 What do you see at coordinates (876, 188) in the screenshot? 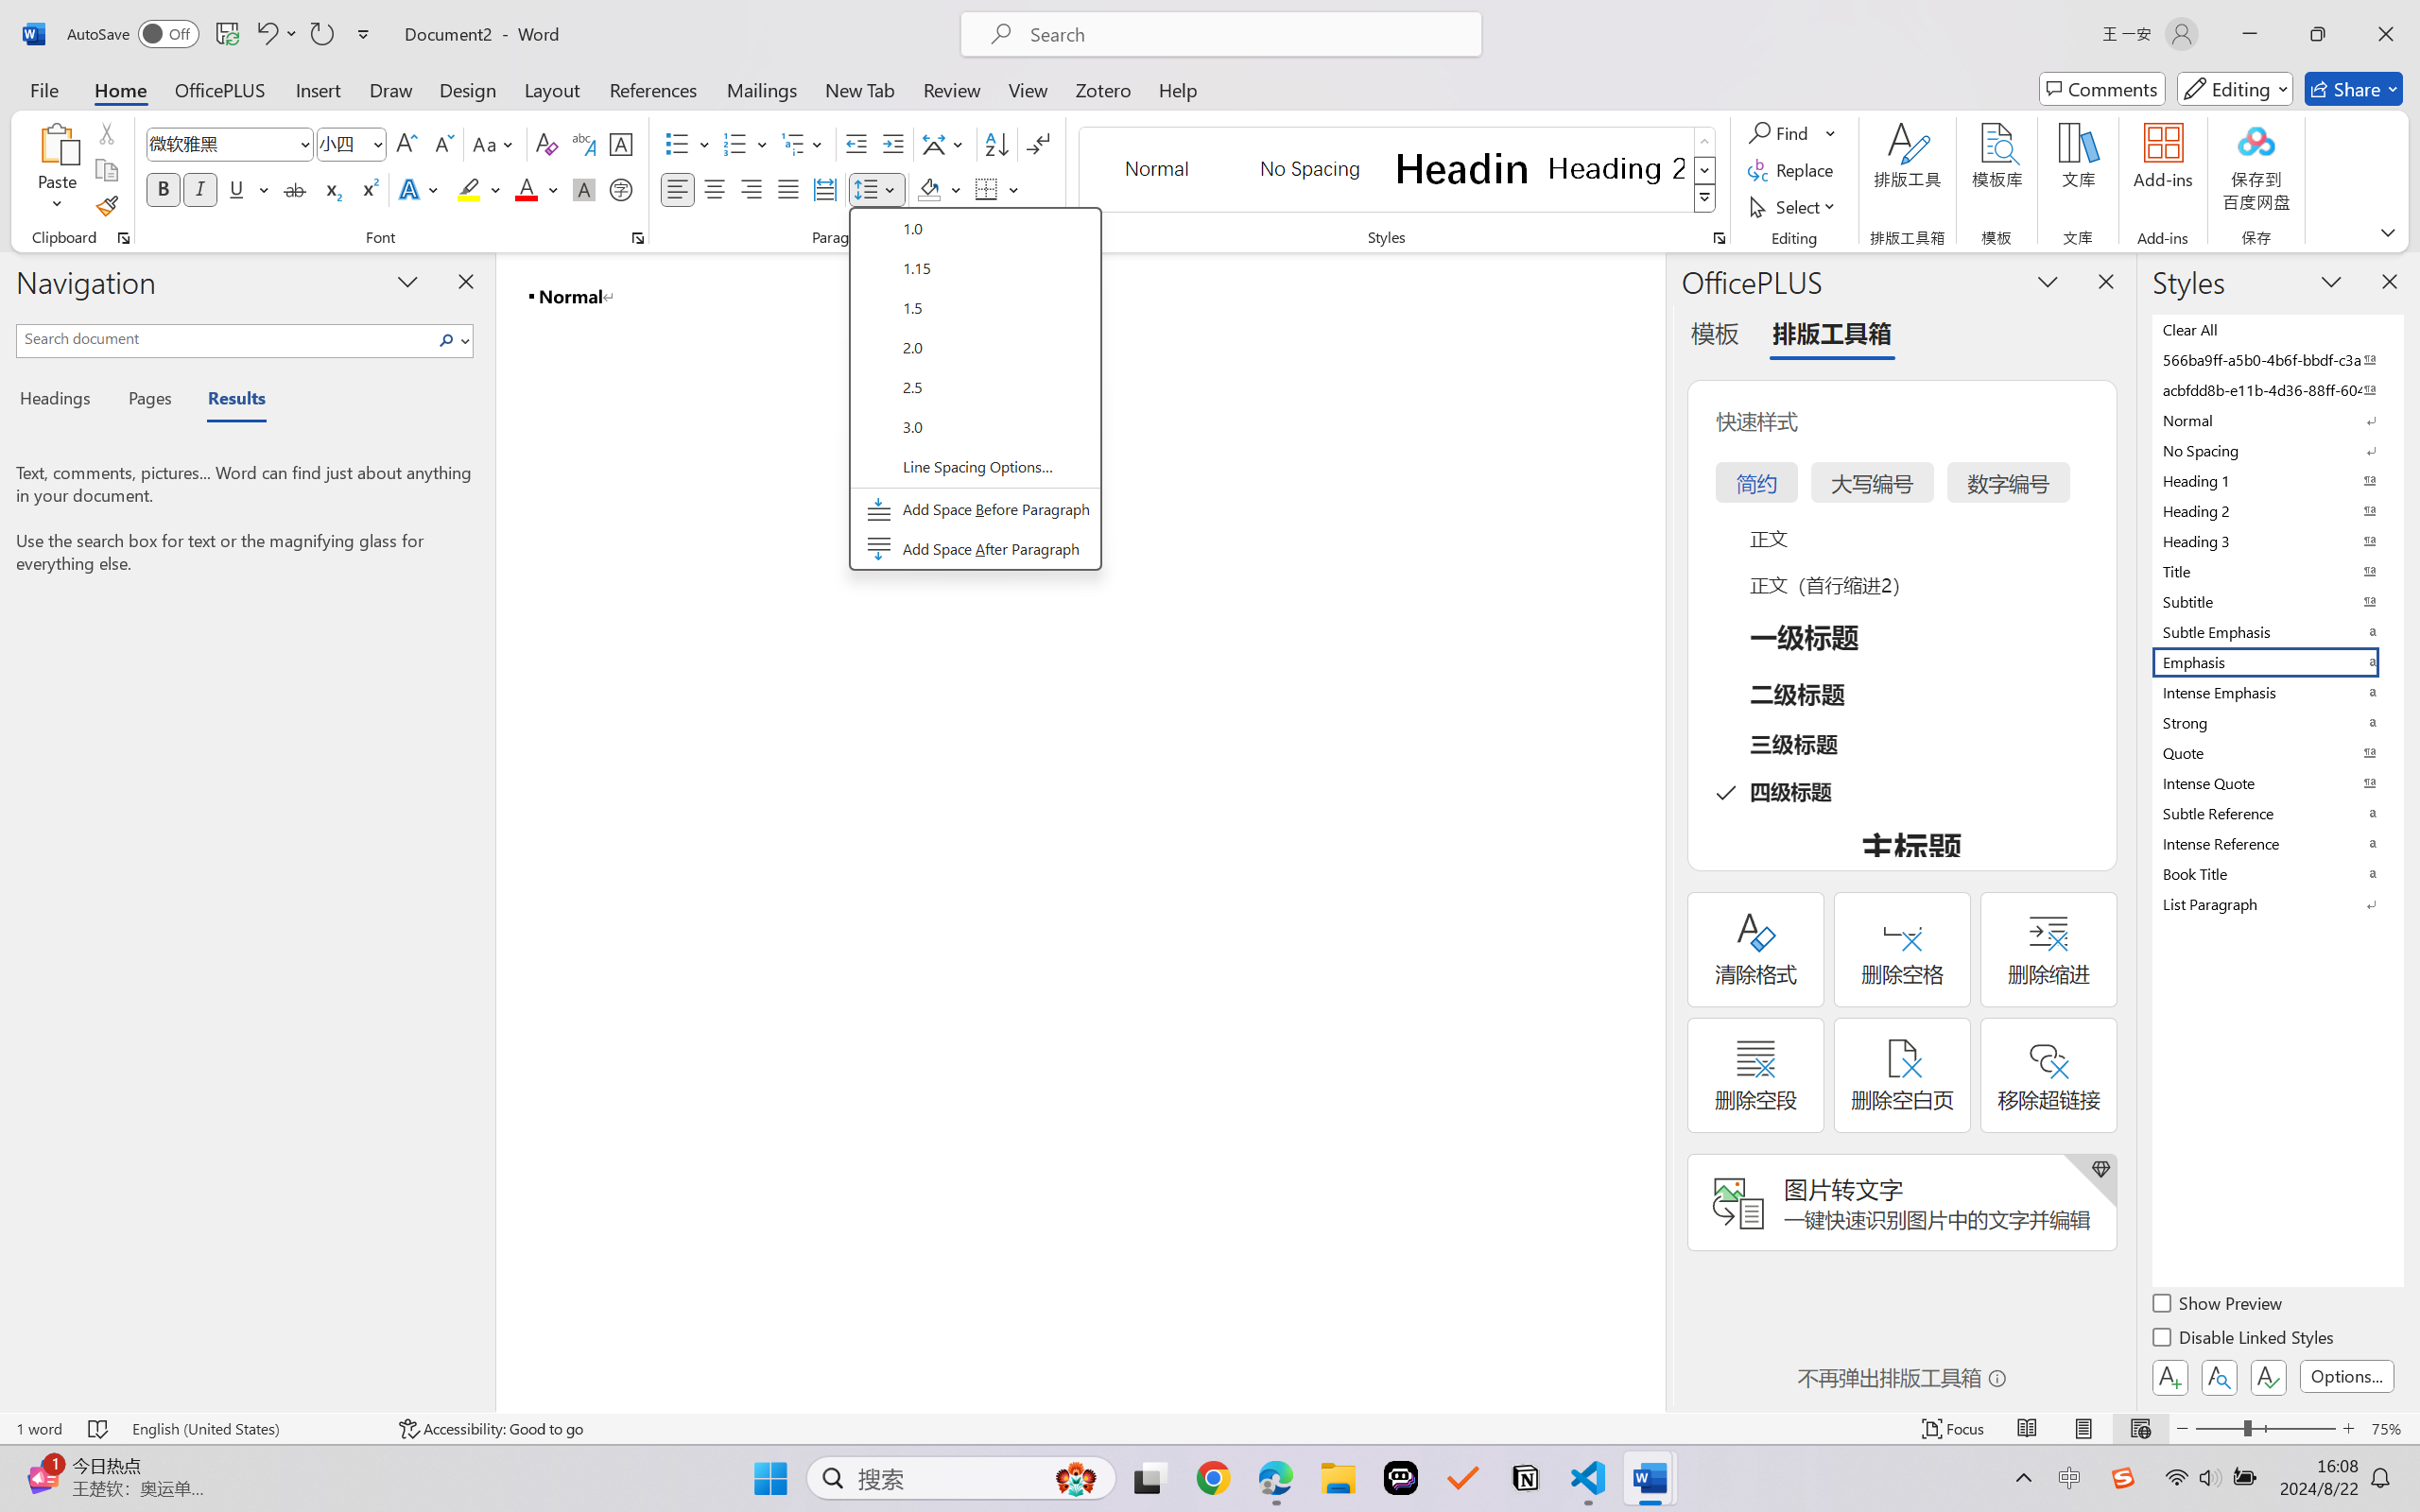
I see `'Line and Paragraph Spacing'` at bounding box center [876, 188].